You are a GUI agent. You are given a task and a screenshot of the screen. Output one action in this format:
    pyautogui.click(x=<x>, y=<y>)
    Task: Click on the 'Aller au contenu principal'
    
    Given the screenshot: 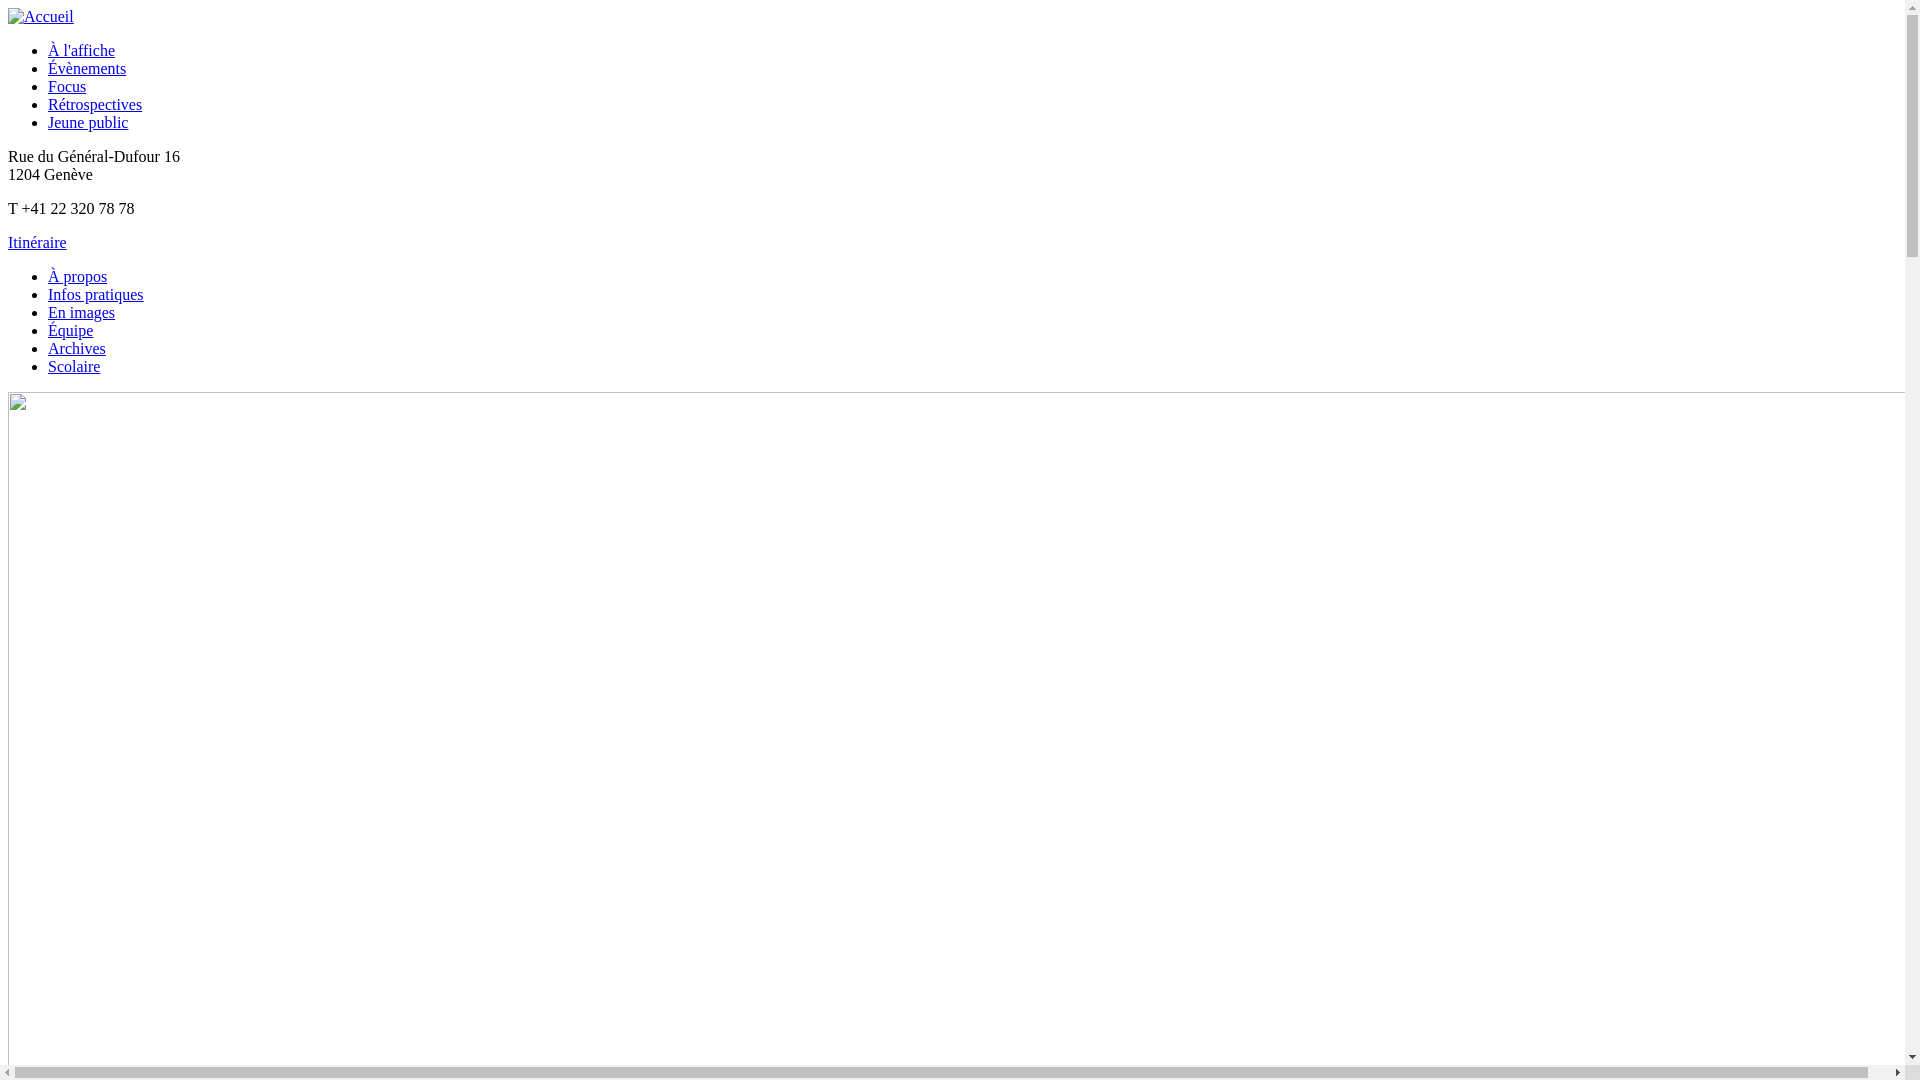 What is the action you would take?
    pyautogui.click(x=90, y=8)
    